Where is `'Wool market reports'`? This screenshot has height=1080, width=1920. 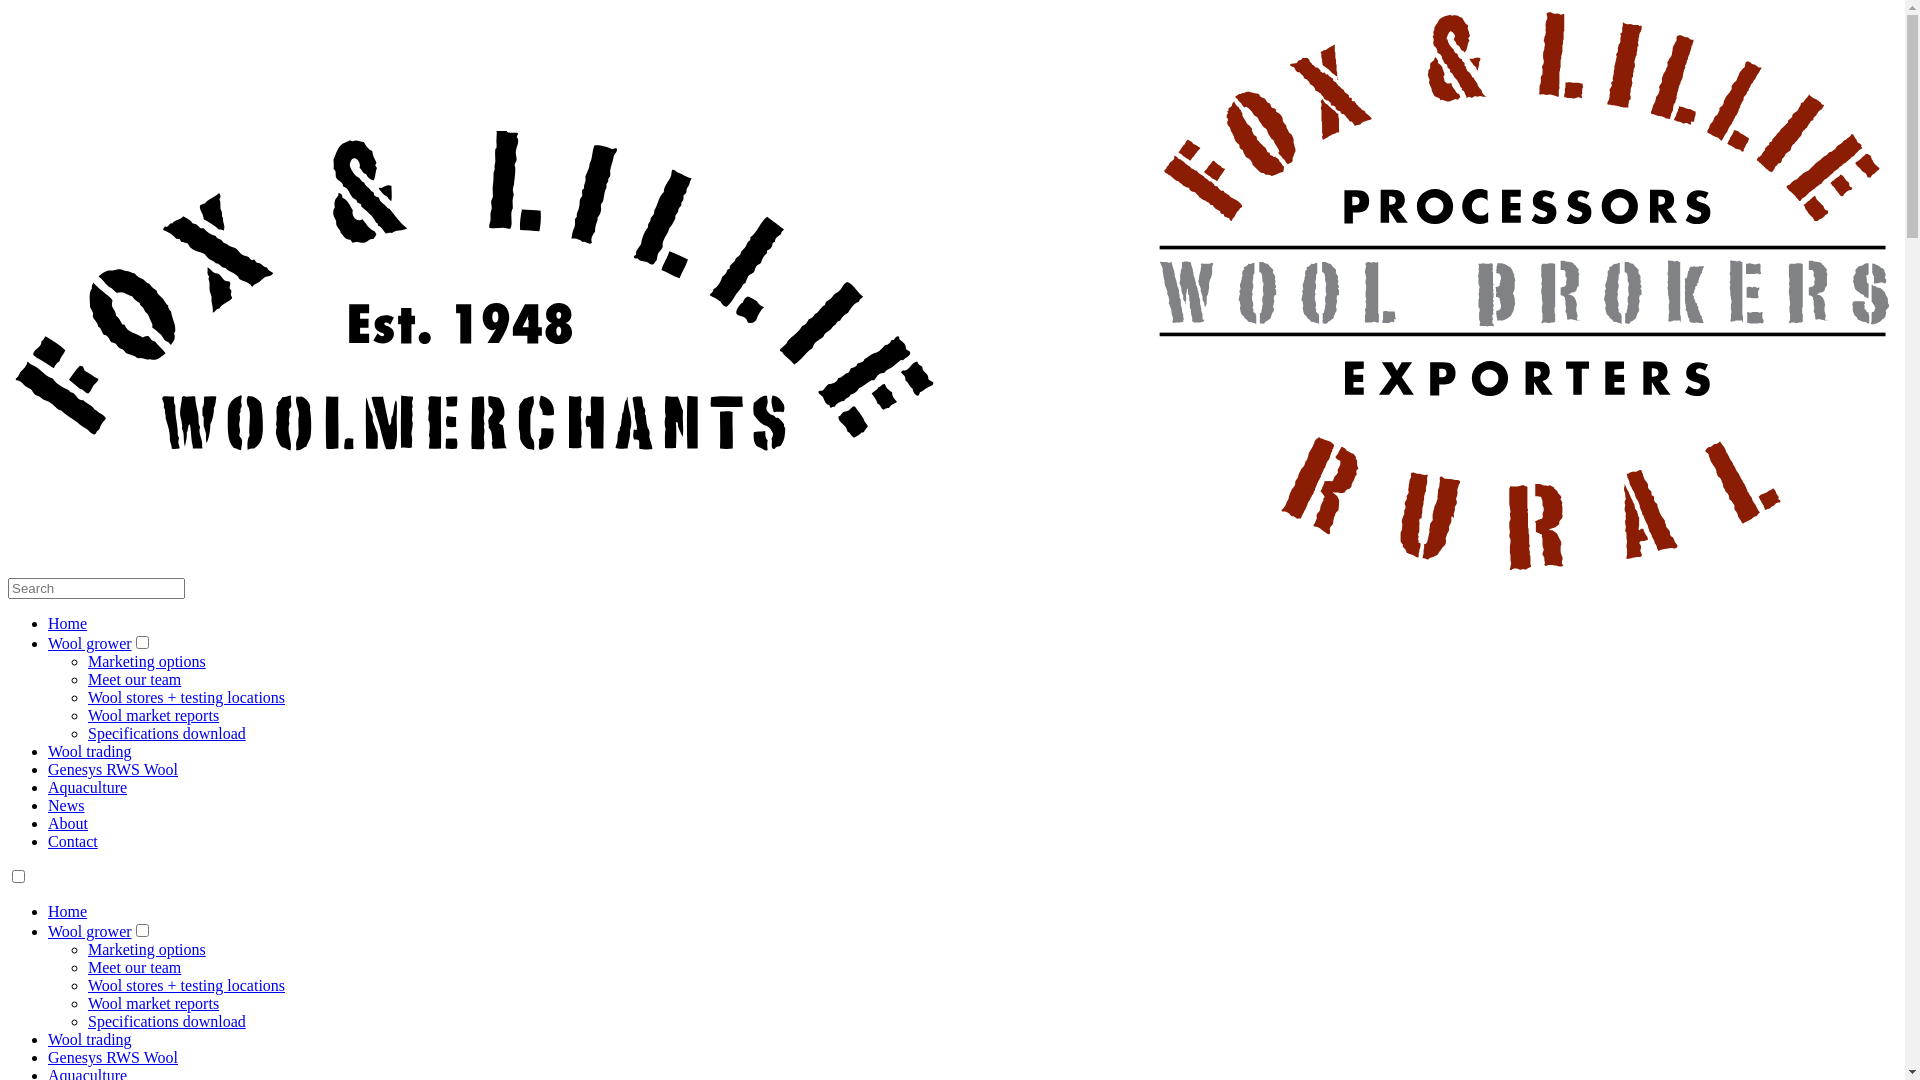
'Wool market reports' is located at coordinates (152, 714).